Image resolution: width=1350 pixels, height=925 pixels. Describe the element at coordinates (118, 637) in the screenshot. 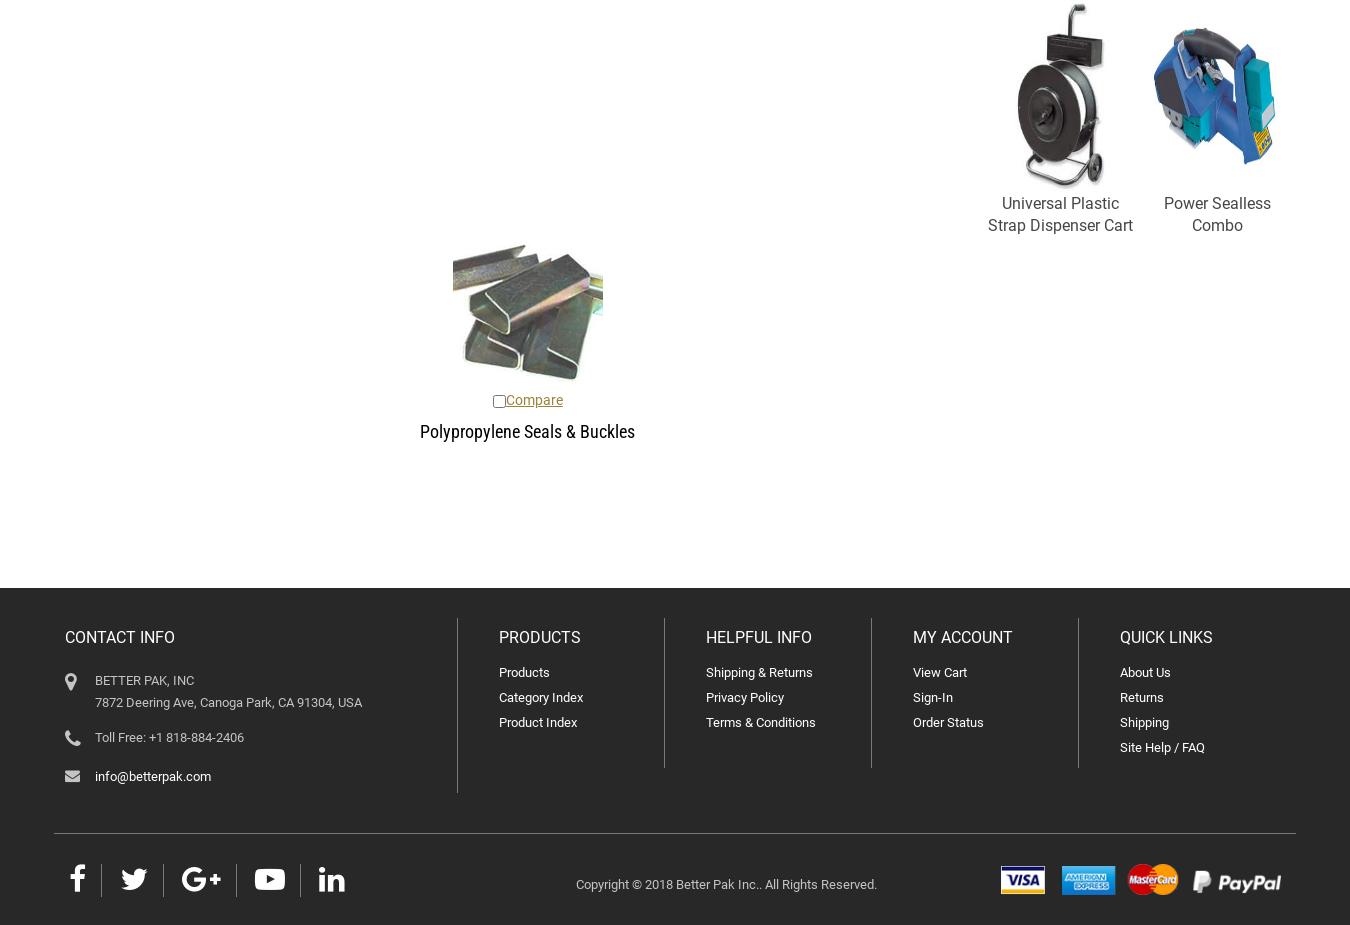

I see `'Contact Info'` at that location.